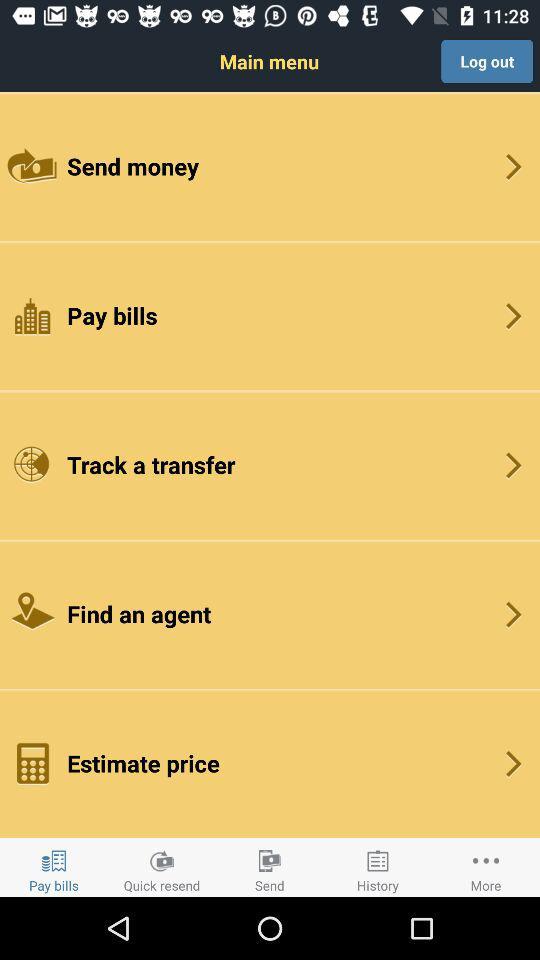 The image size is (540, 960). Describe the element at coordinates (270, 613) in the screenshot. I see `icon above the estimate price icon` at that location.